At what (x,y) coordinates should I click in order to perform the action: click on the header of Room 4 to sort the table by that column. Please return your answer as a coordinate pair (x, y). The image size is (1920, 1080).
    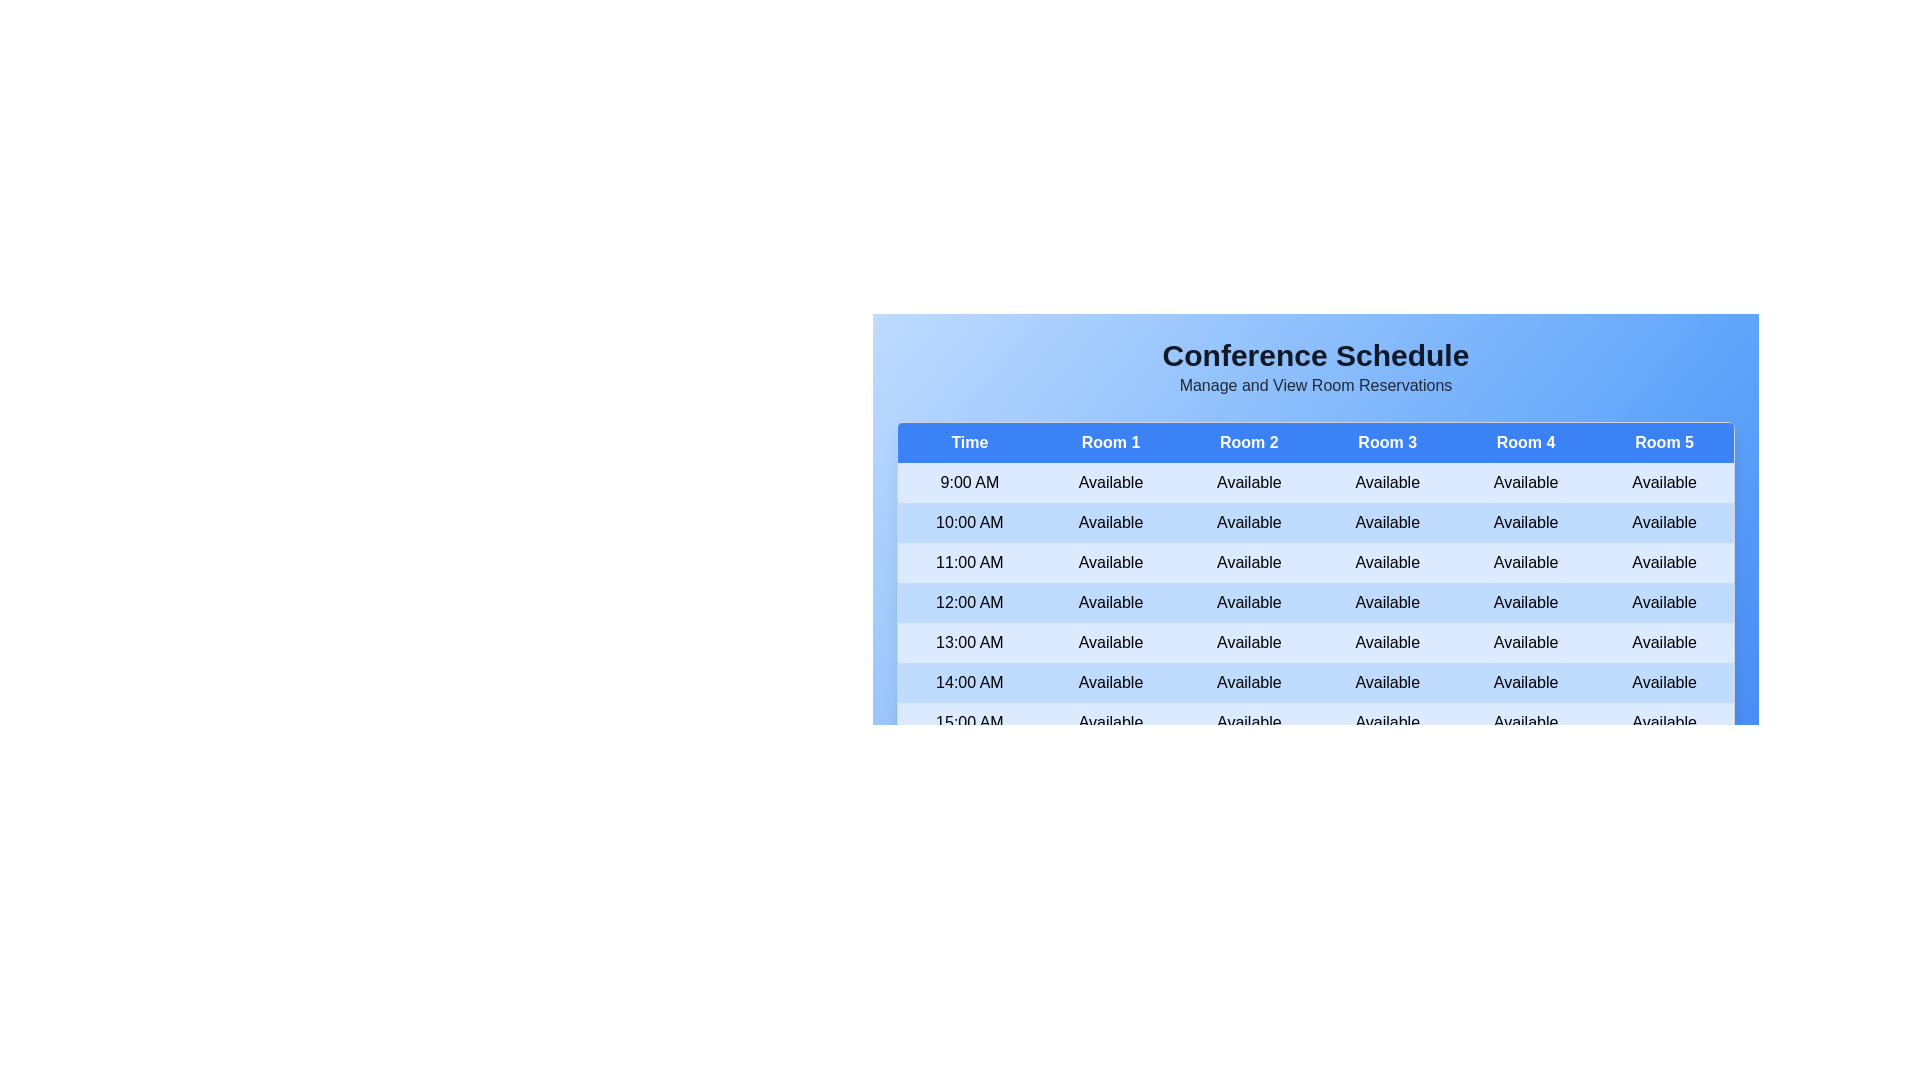
    Looking at the image, I should click on (1525, 441).